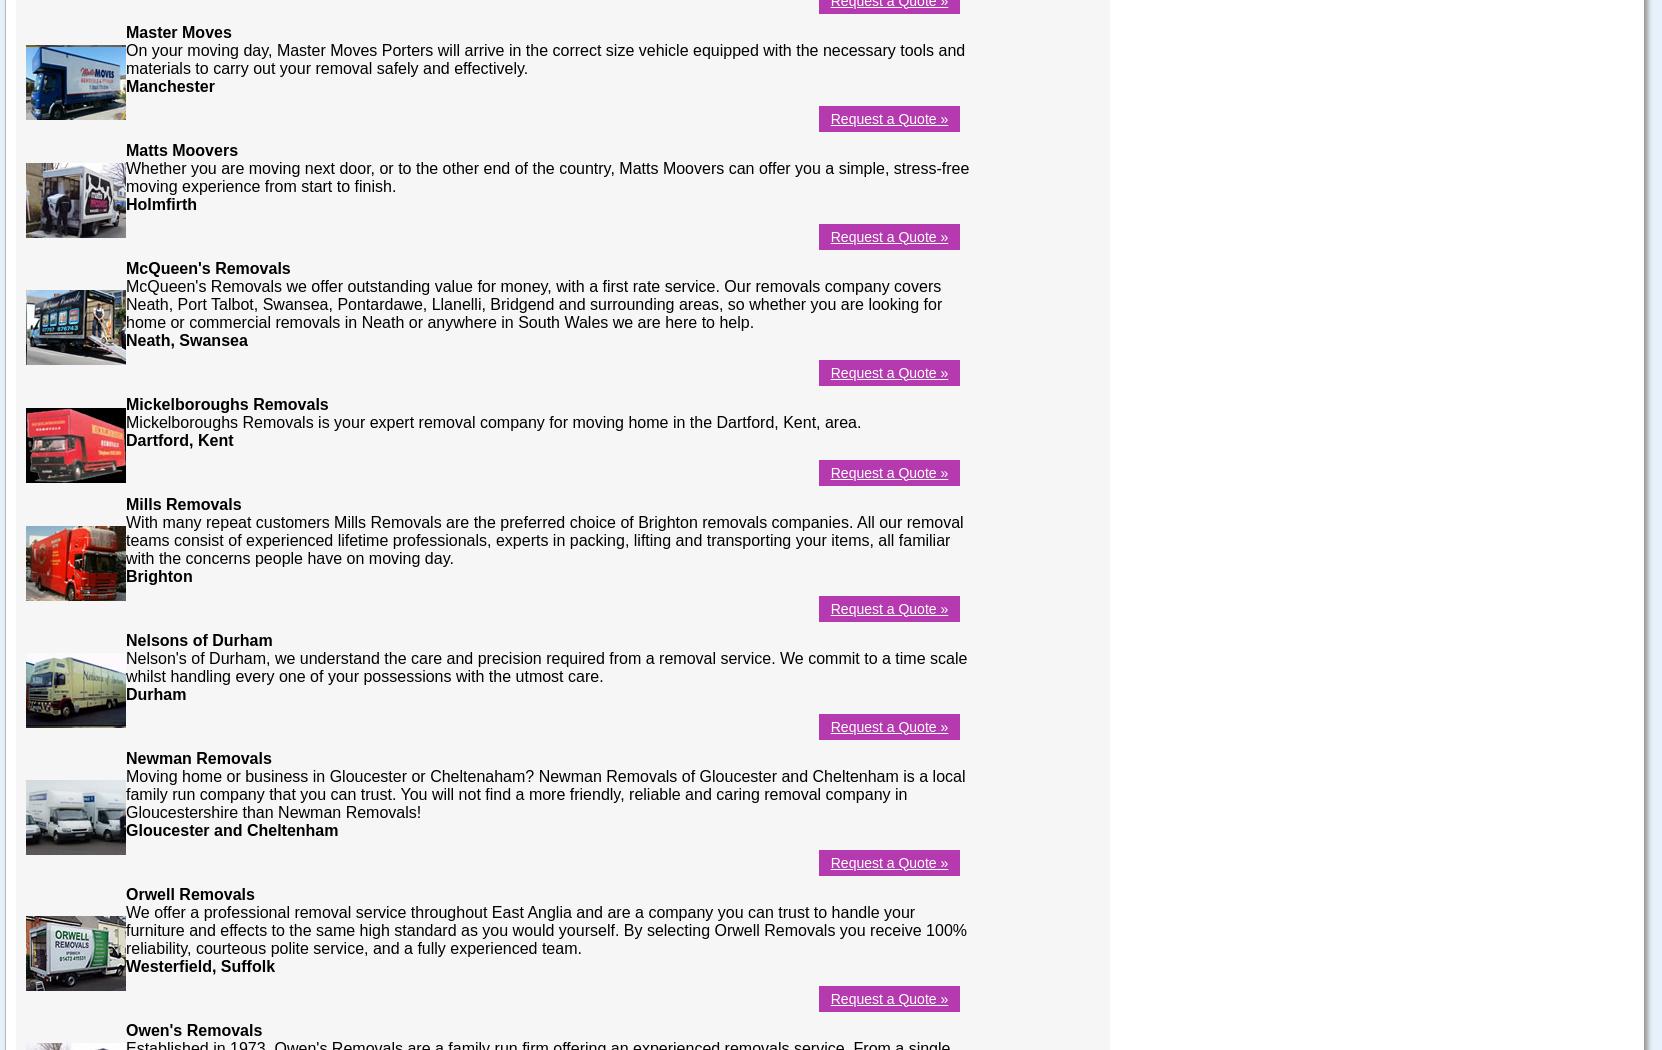 The image size is (1662, 1050). Describe the element at coordinates (543, 539) in the screenshot. I see `'With many repeat customers Mills Removals are the preferred choice of Brighton removals companies.

All our removal teams consist of experienced lifetime professionals, experts in packing, lifting and transporting your items, all familiar with the concerns people have on moving day.'` at that location.